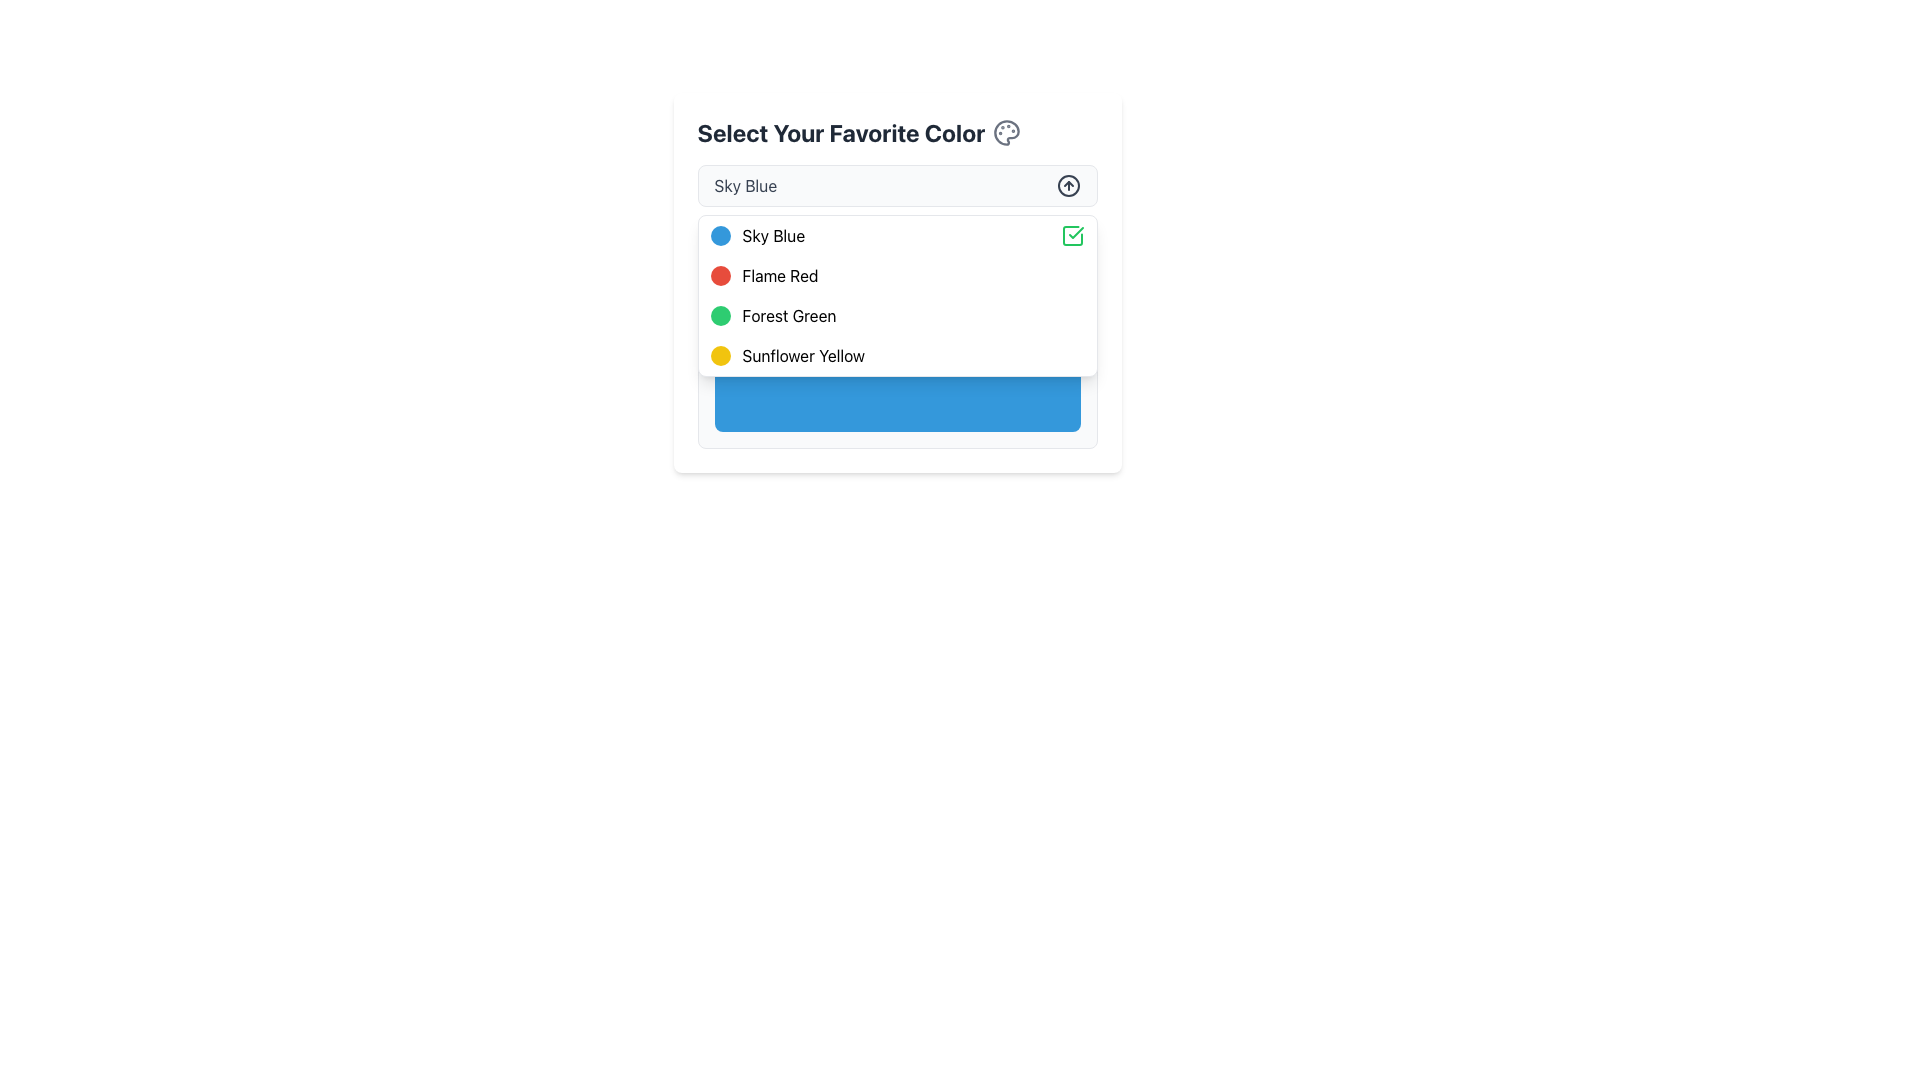 This screenshot has width=1920, height=1080. I want to click on the menu item labeled 'Sky Blue' which is the first item in the dropdown menu under 'Select Your Favorite Color', so click(896, 234).